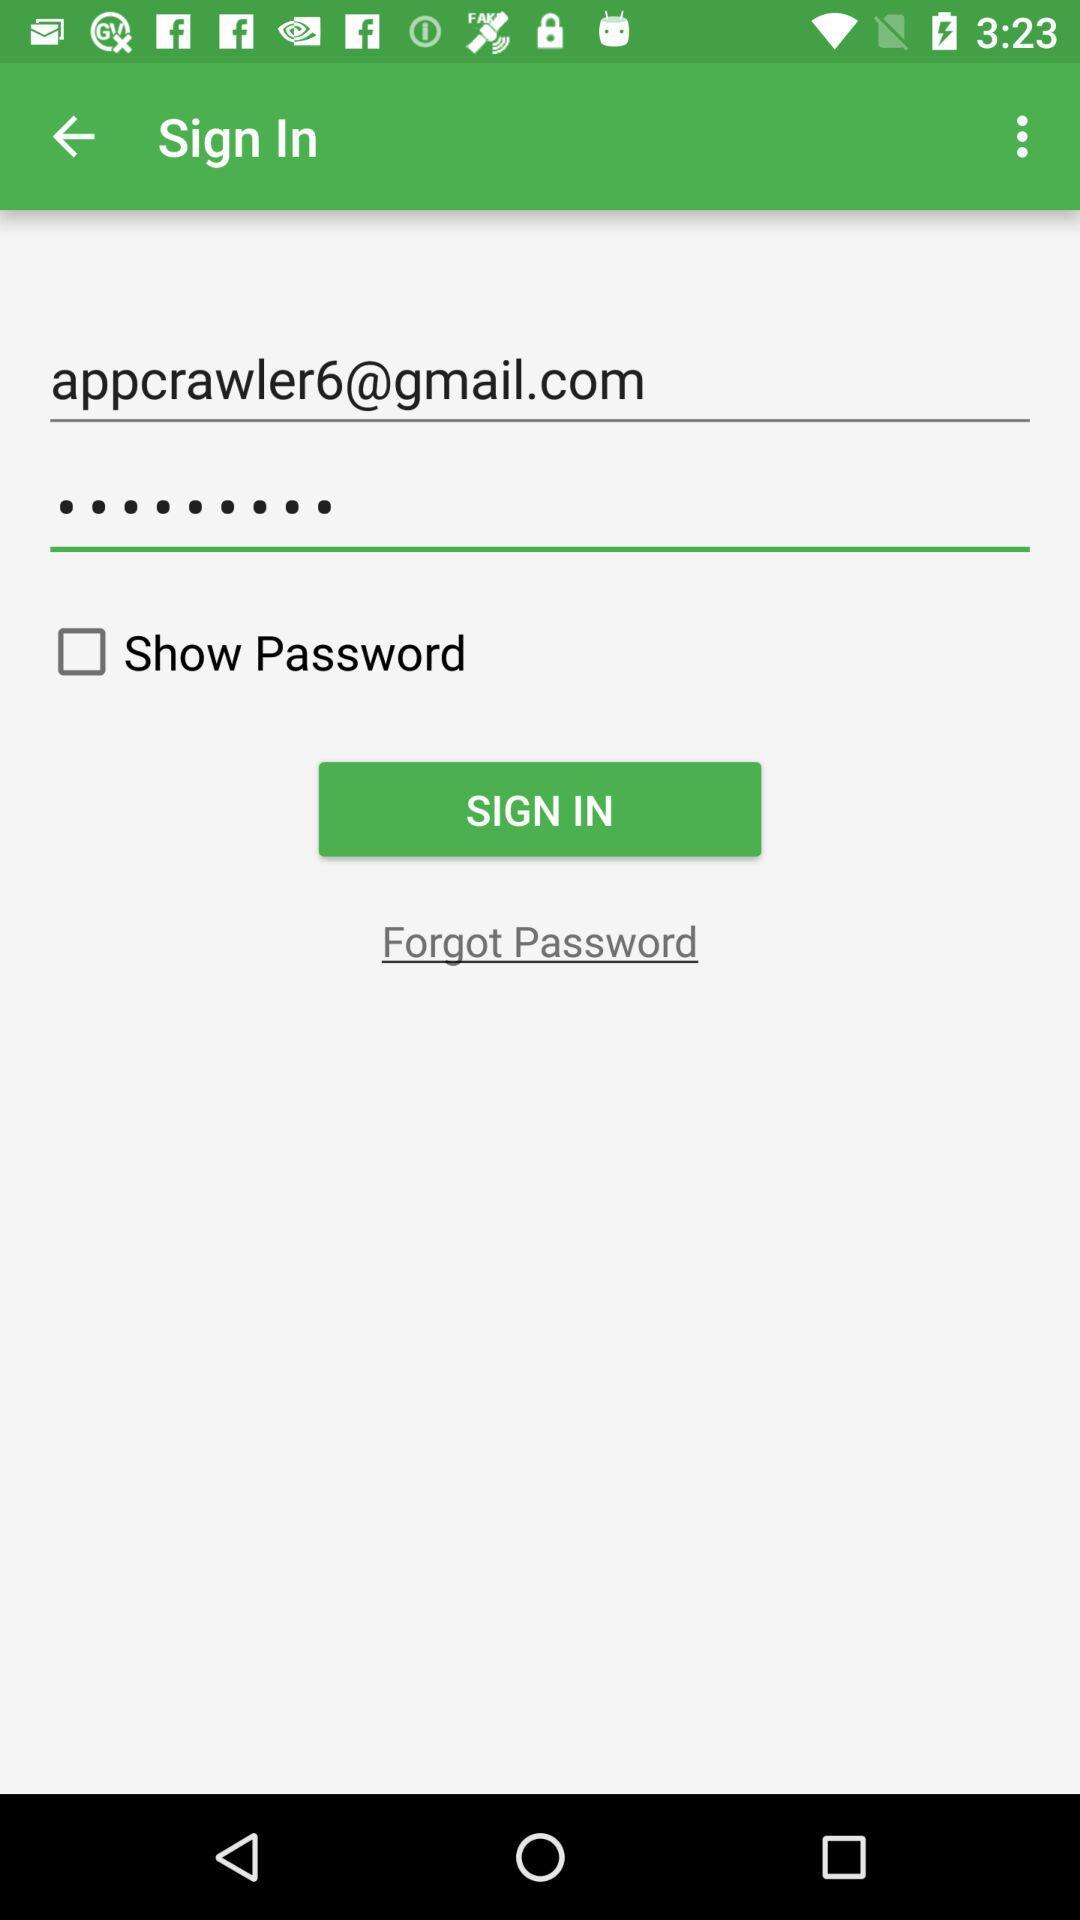 This screenshot has width=1080, height=1920. Describe the element at coordinates (1027, 135) in the screenshot. I see `app to the right of the sign in item` at that location.